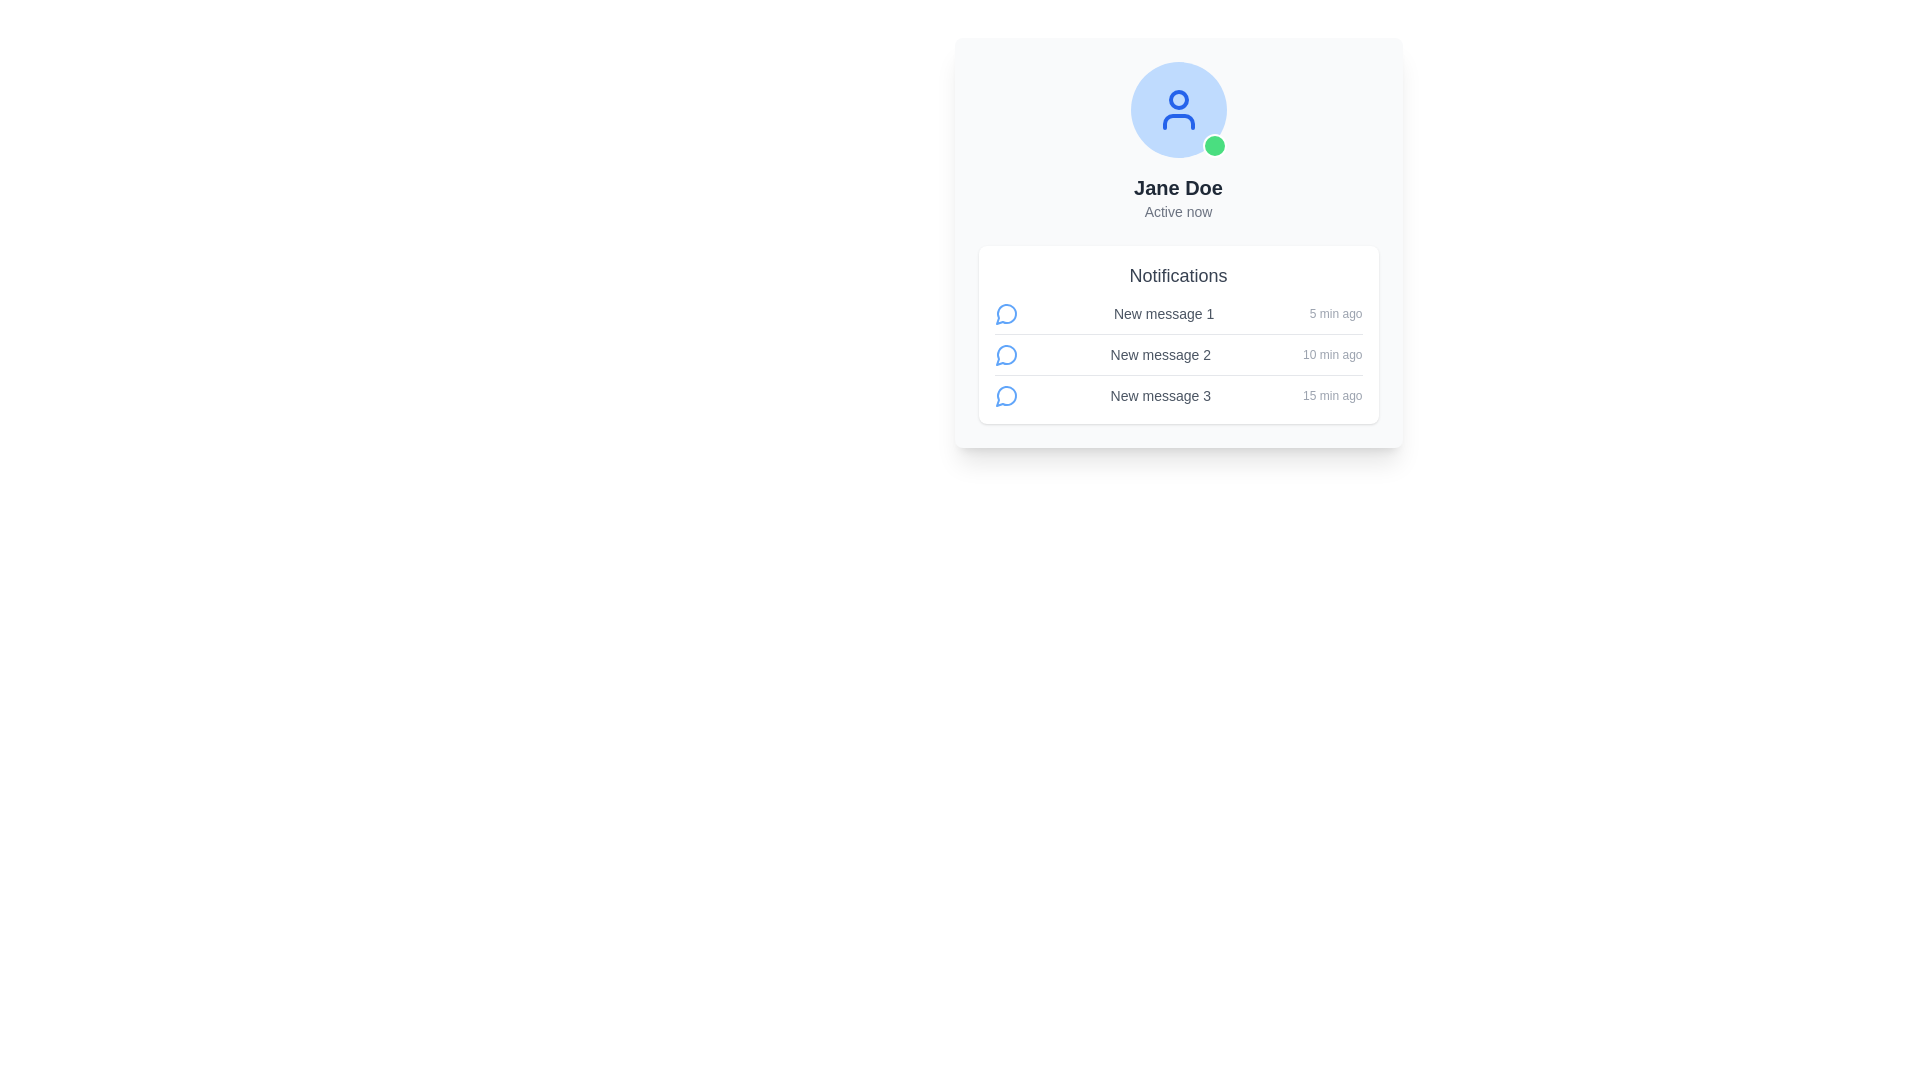 This screenshot has height=1080, width=1920. I want to click on the text displaying 'Jane Doe' which is bold, enlarged, and dark gray, located centrally below a circular avatar image, so click(1178, 188).